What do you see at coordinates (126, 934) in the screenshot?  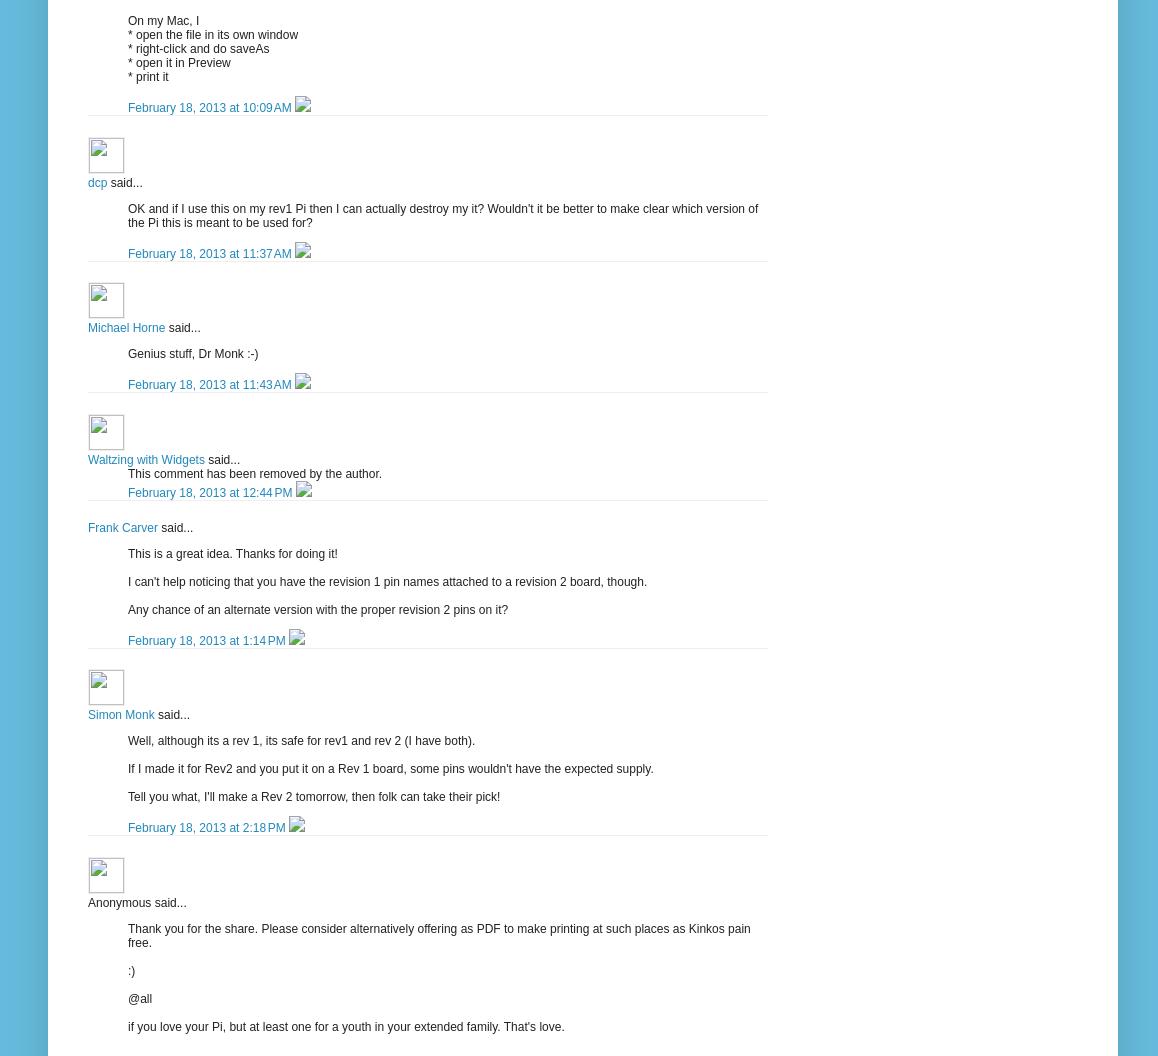 I see `'Thank you for the share.  Please consider alternatively offering as PDF to make printing at such places as Kinkos pain free.'` at bounding box center [126, 934].